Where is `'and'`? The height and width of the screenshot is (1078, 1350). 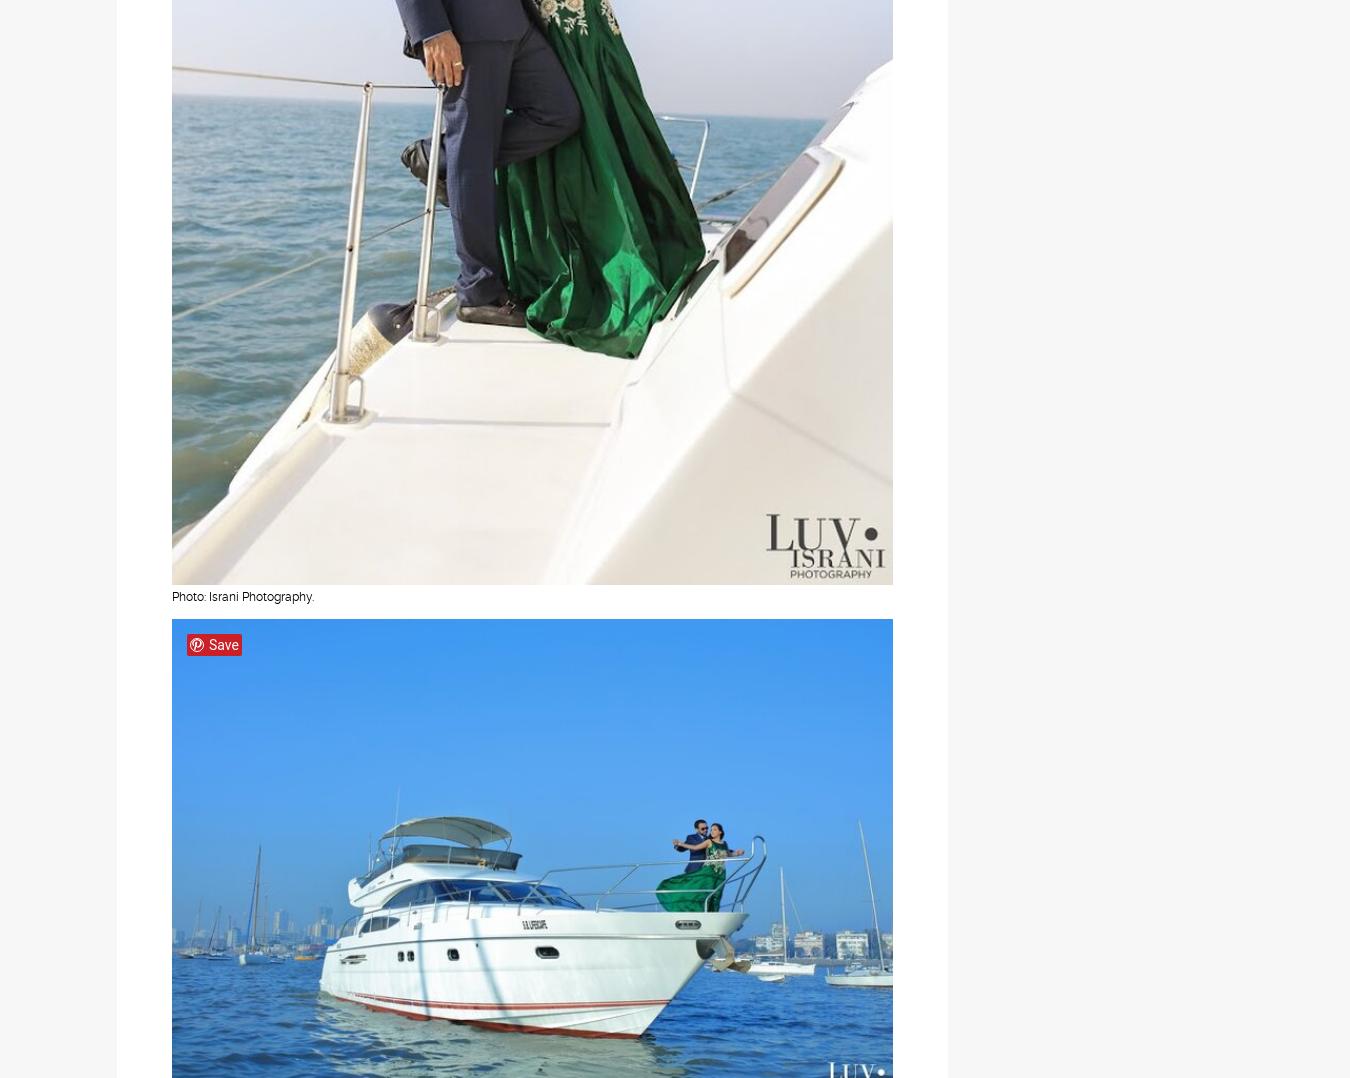 'and' is located at coordinates (873, 632).